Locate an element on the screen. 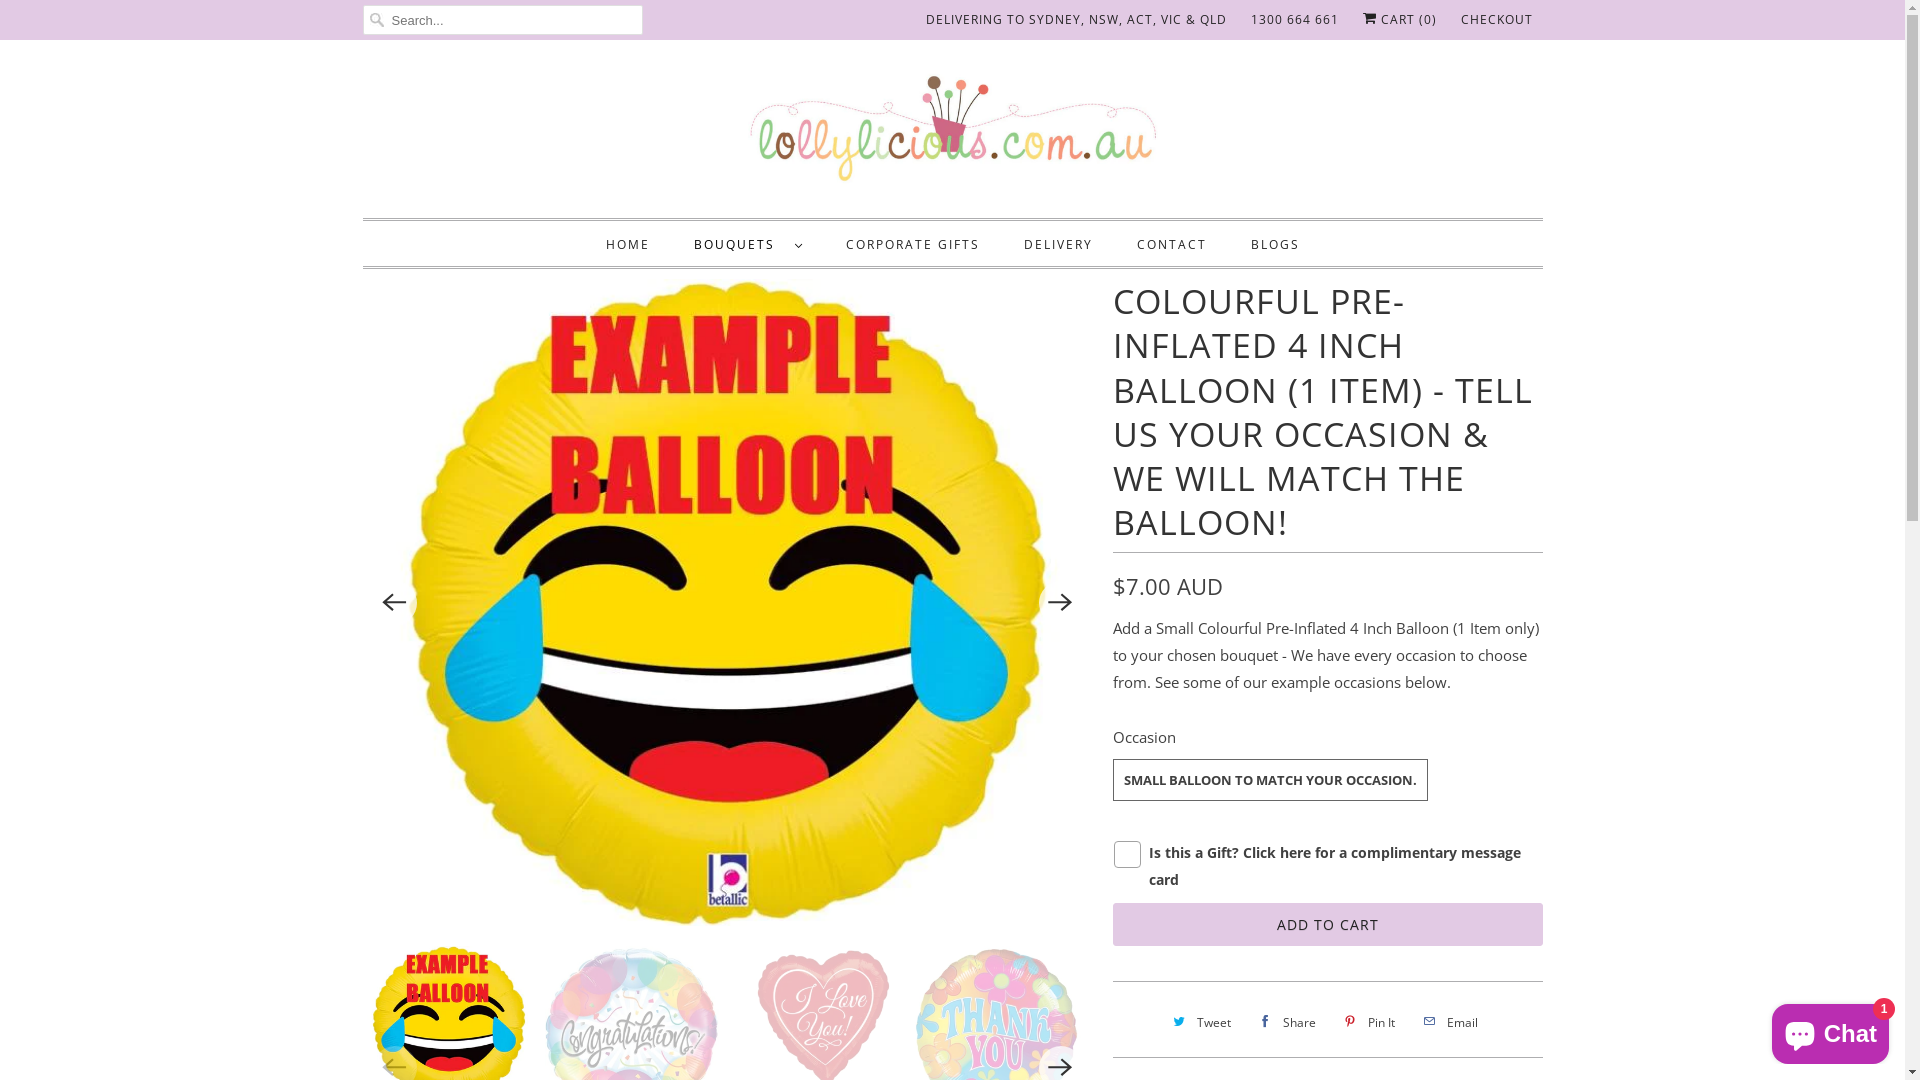 This screenshot has width=1920, height=1080. 'CHECKOUT' is located at coordinates (1459, 19).